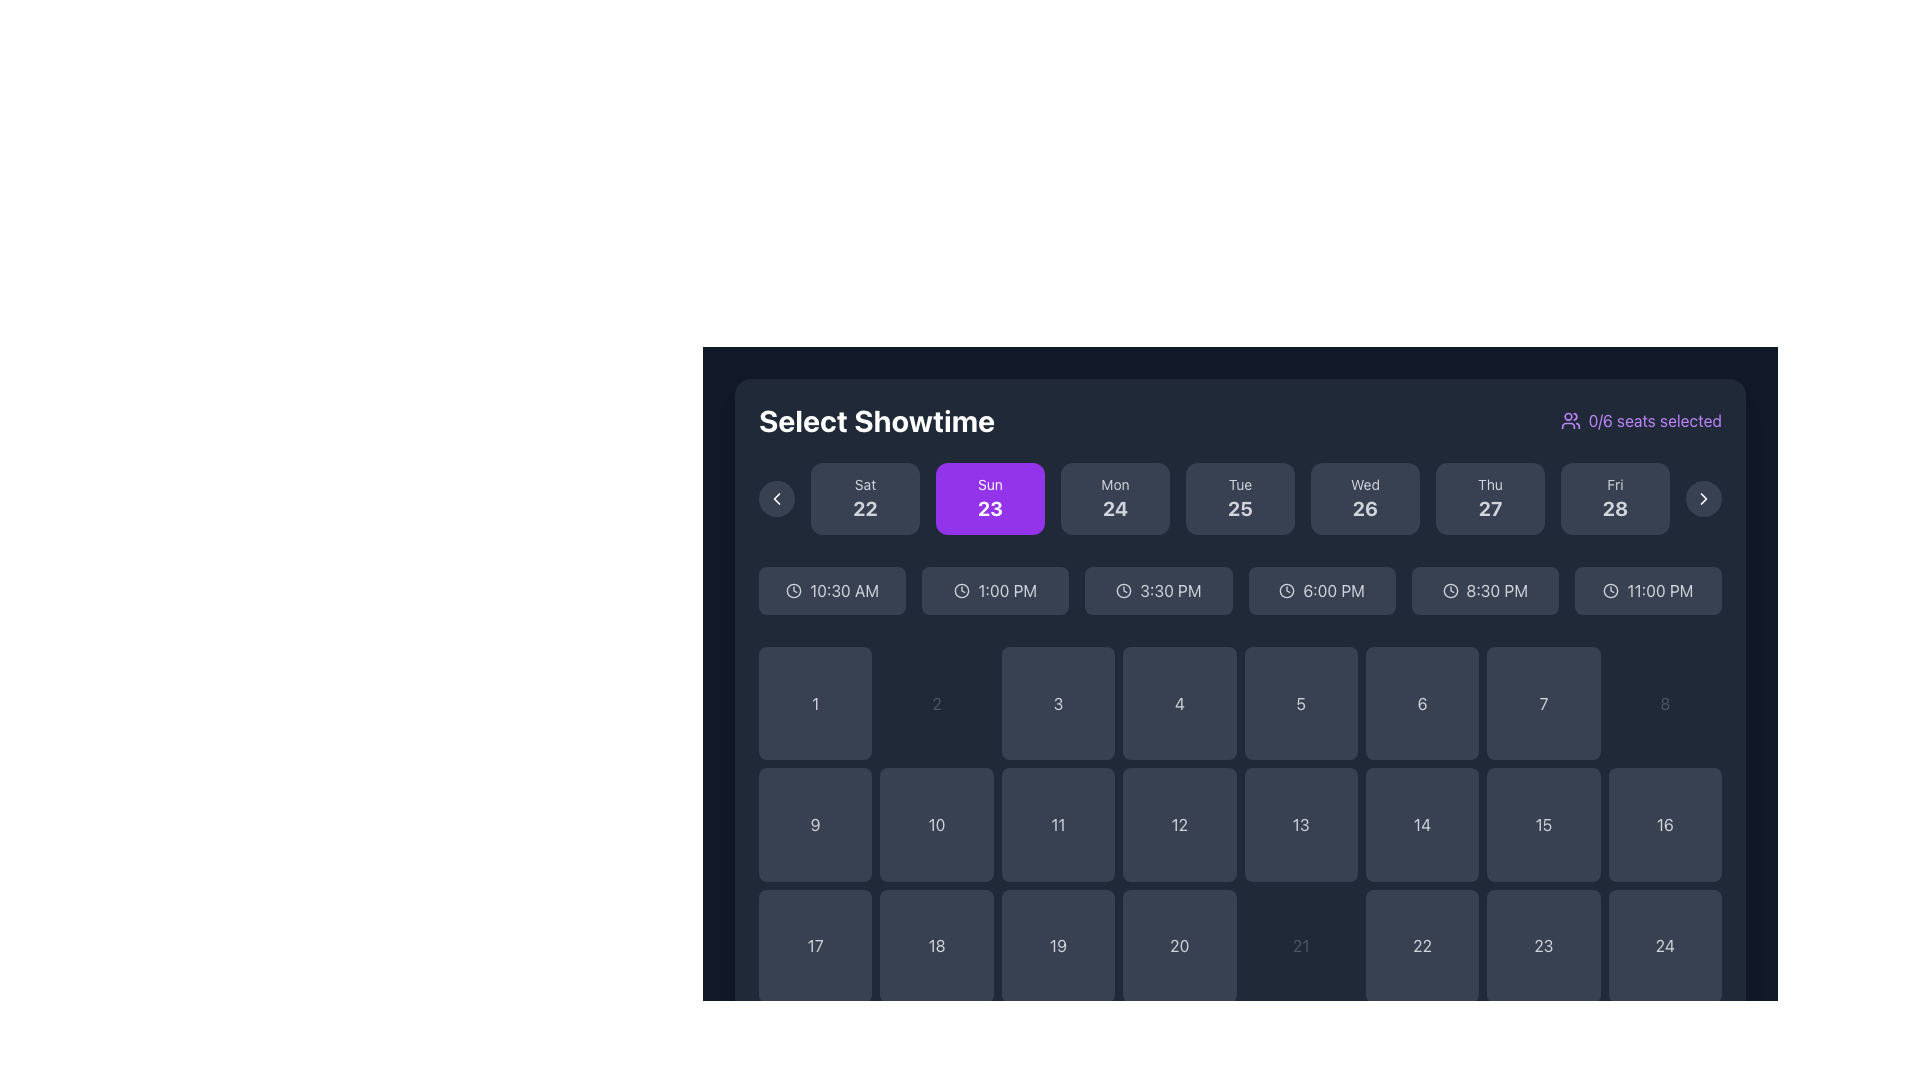  Describe the element at coordinates (776, 497) in the screenshot. I see `the left-pointing chevron arrow icon inside the circular button located on the top navigation bar, slightly below the title 'Select Showtime'` at that location.